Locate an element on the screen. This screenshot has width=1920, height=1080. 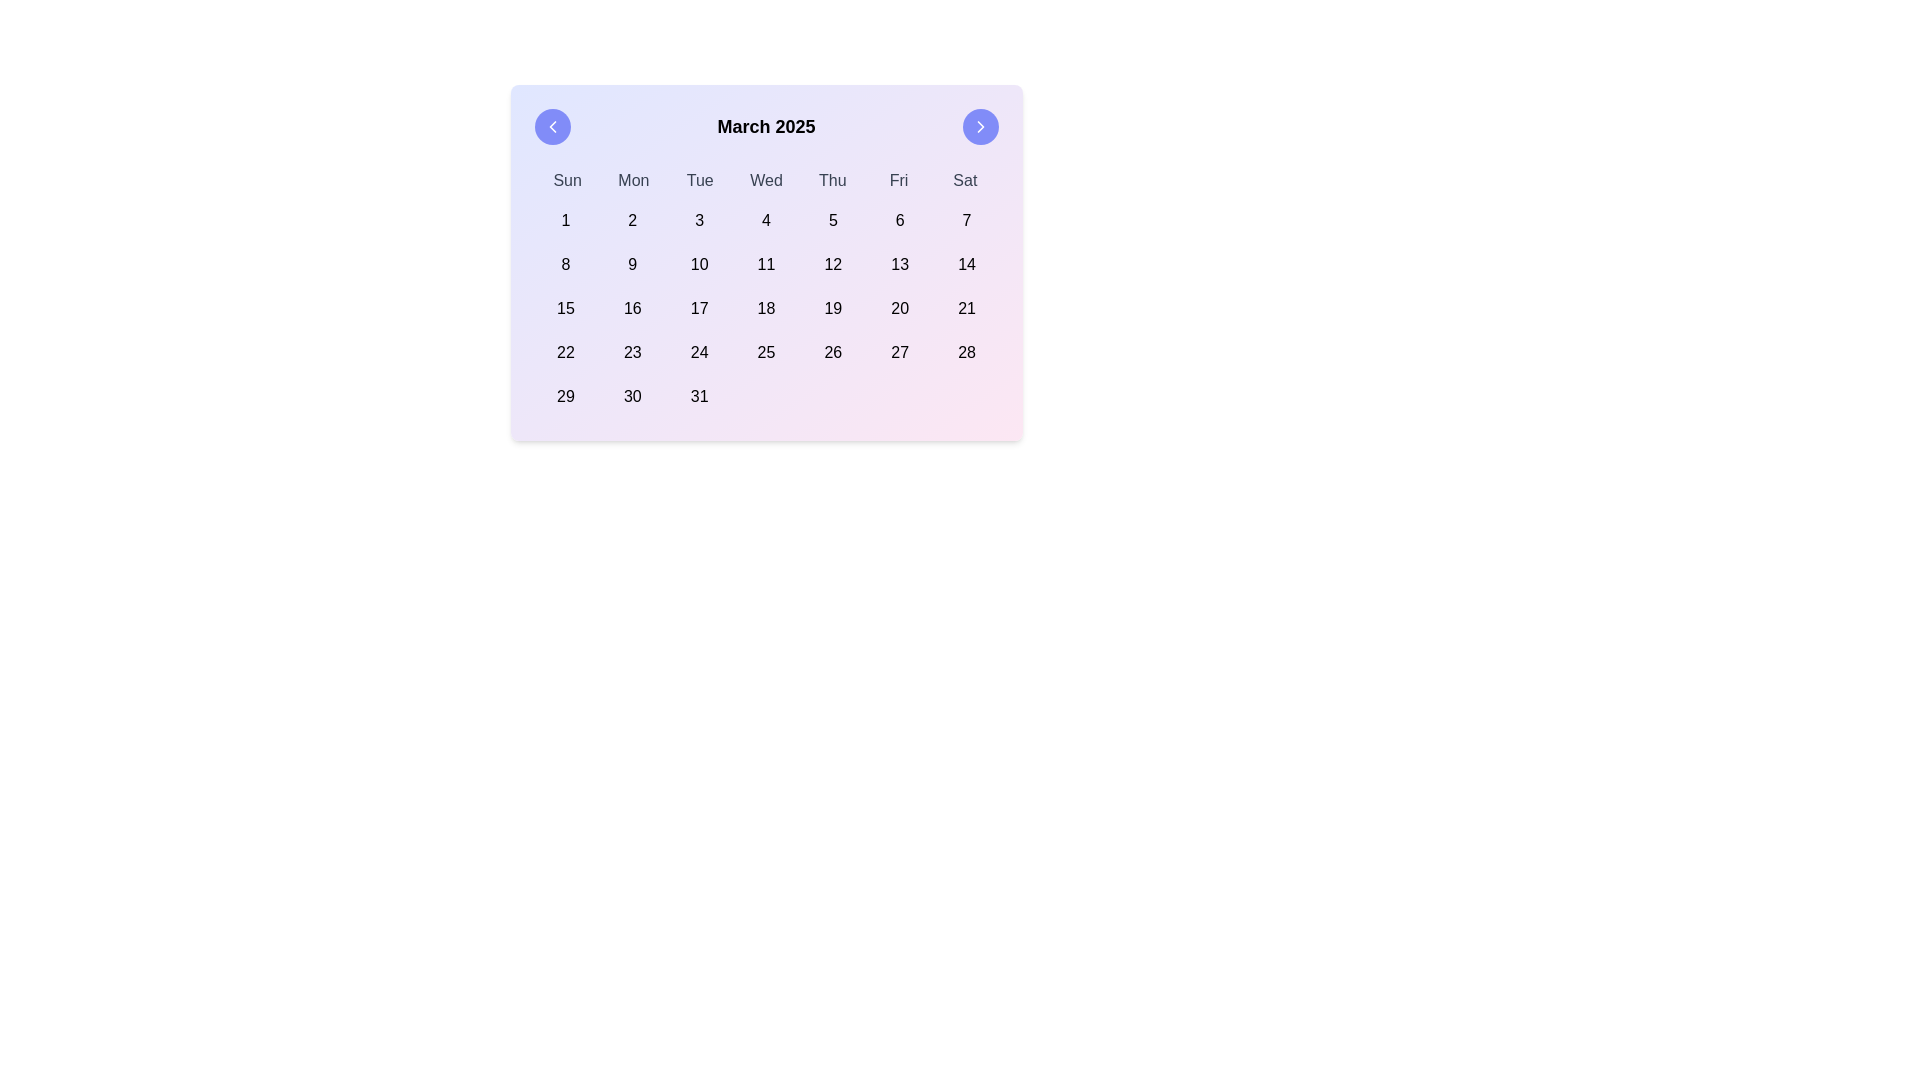
the left-pointing chevron icon inside the circular button with a blue background at the top-left corner of the calendar interface is located at coordinates (552, 127).